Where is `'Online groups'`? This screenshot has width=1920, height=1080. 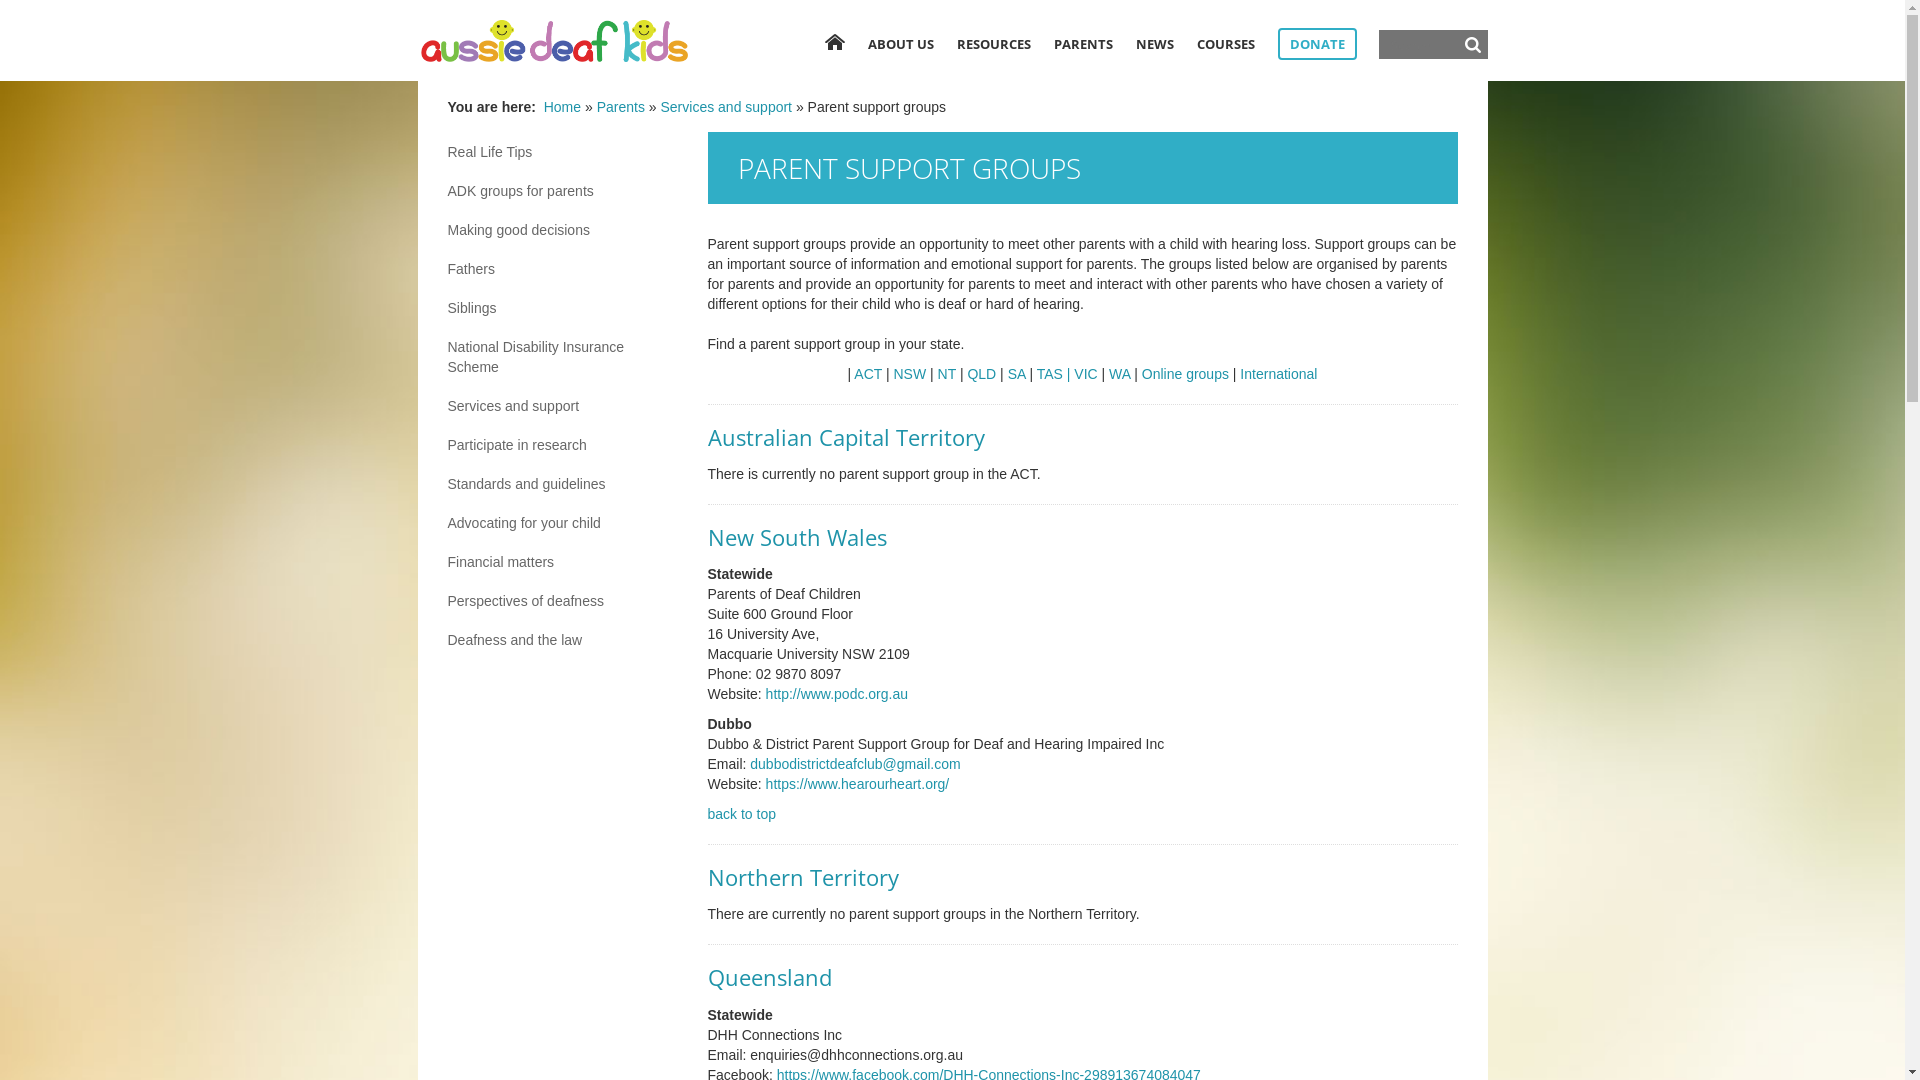 'Online groups' is located at coordinates (1185, 374).